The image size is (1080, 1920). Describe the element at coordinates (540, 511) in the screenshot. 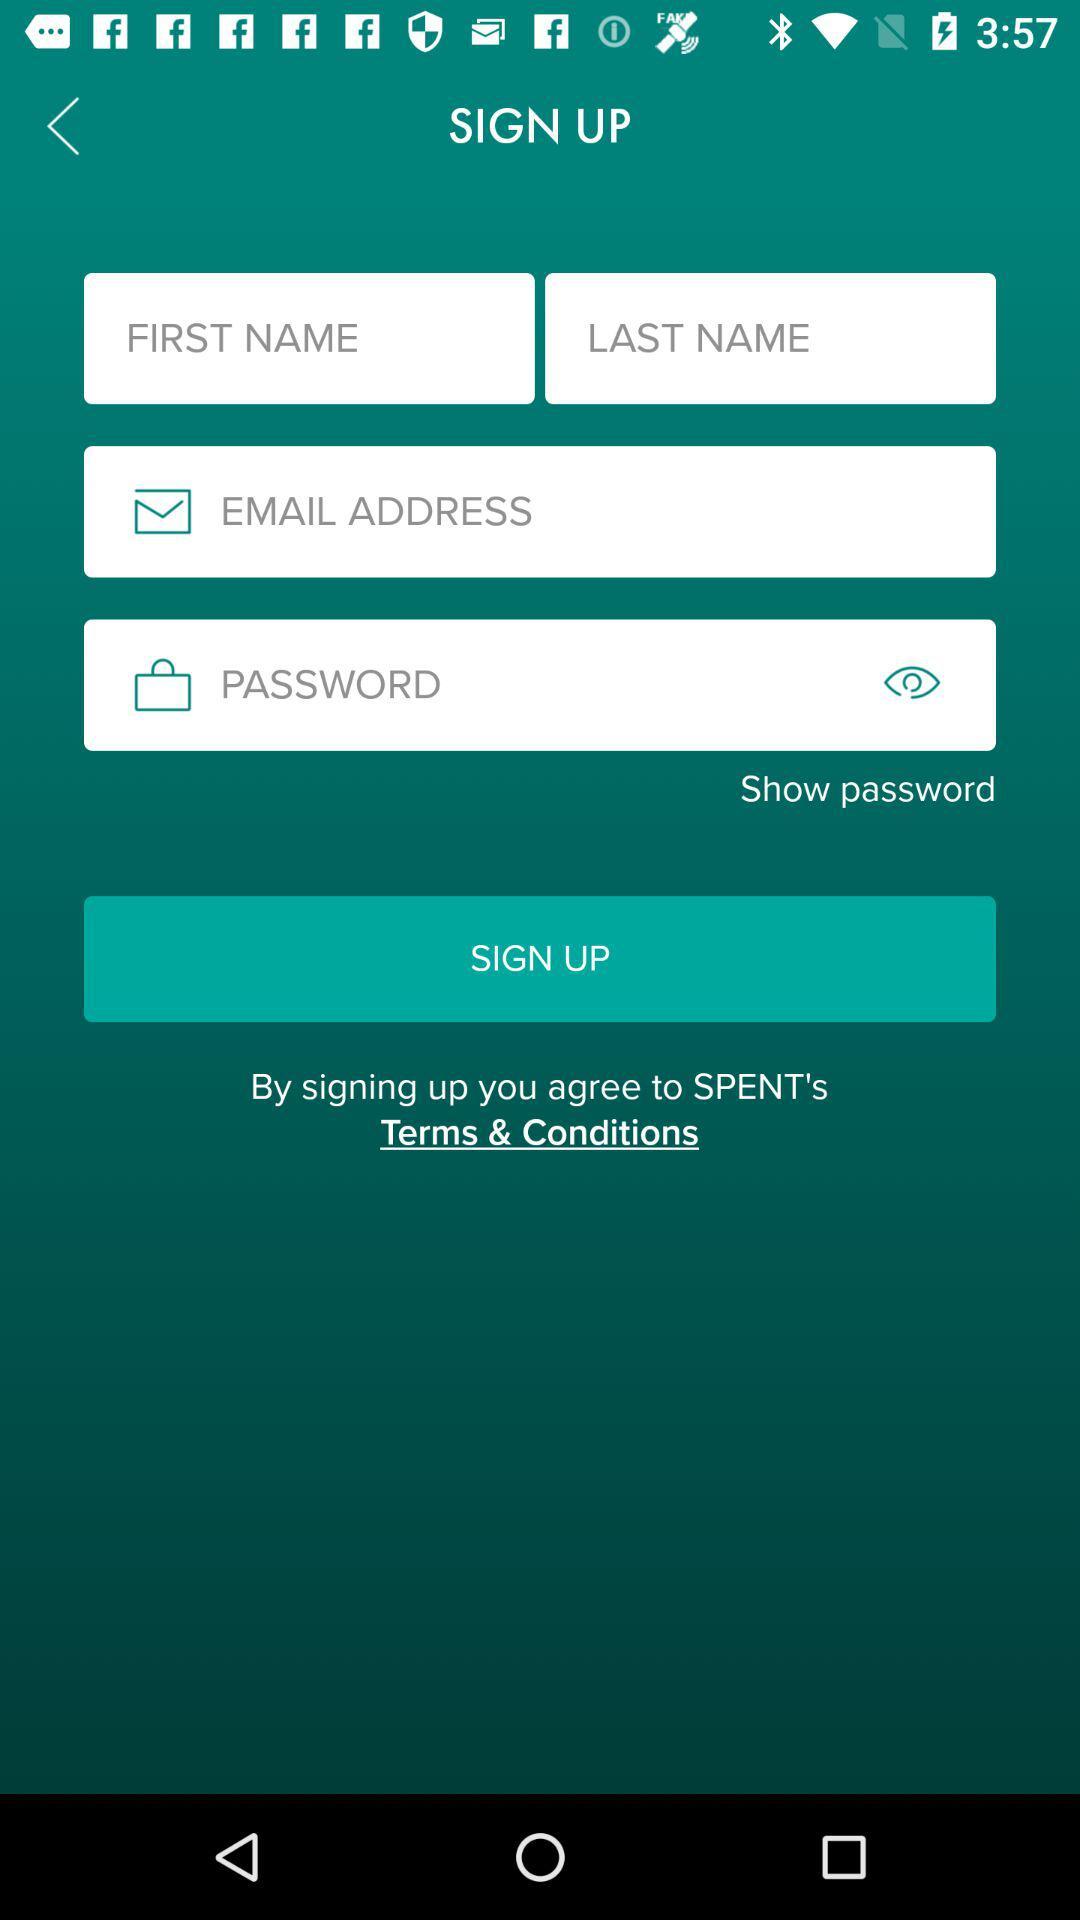

I see `email` at that location.